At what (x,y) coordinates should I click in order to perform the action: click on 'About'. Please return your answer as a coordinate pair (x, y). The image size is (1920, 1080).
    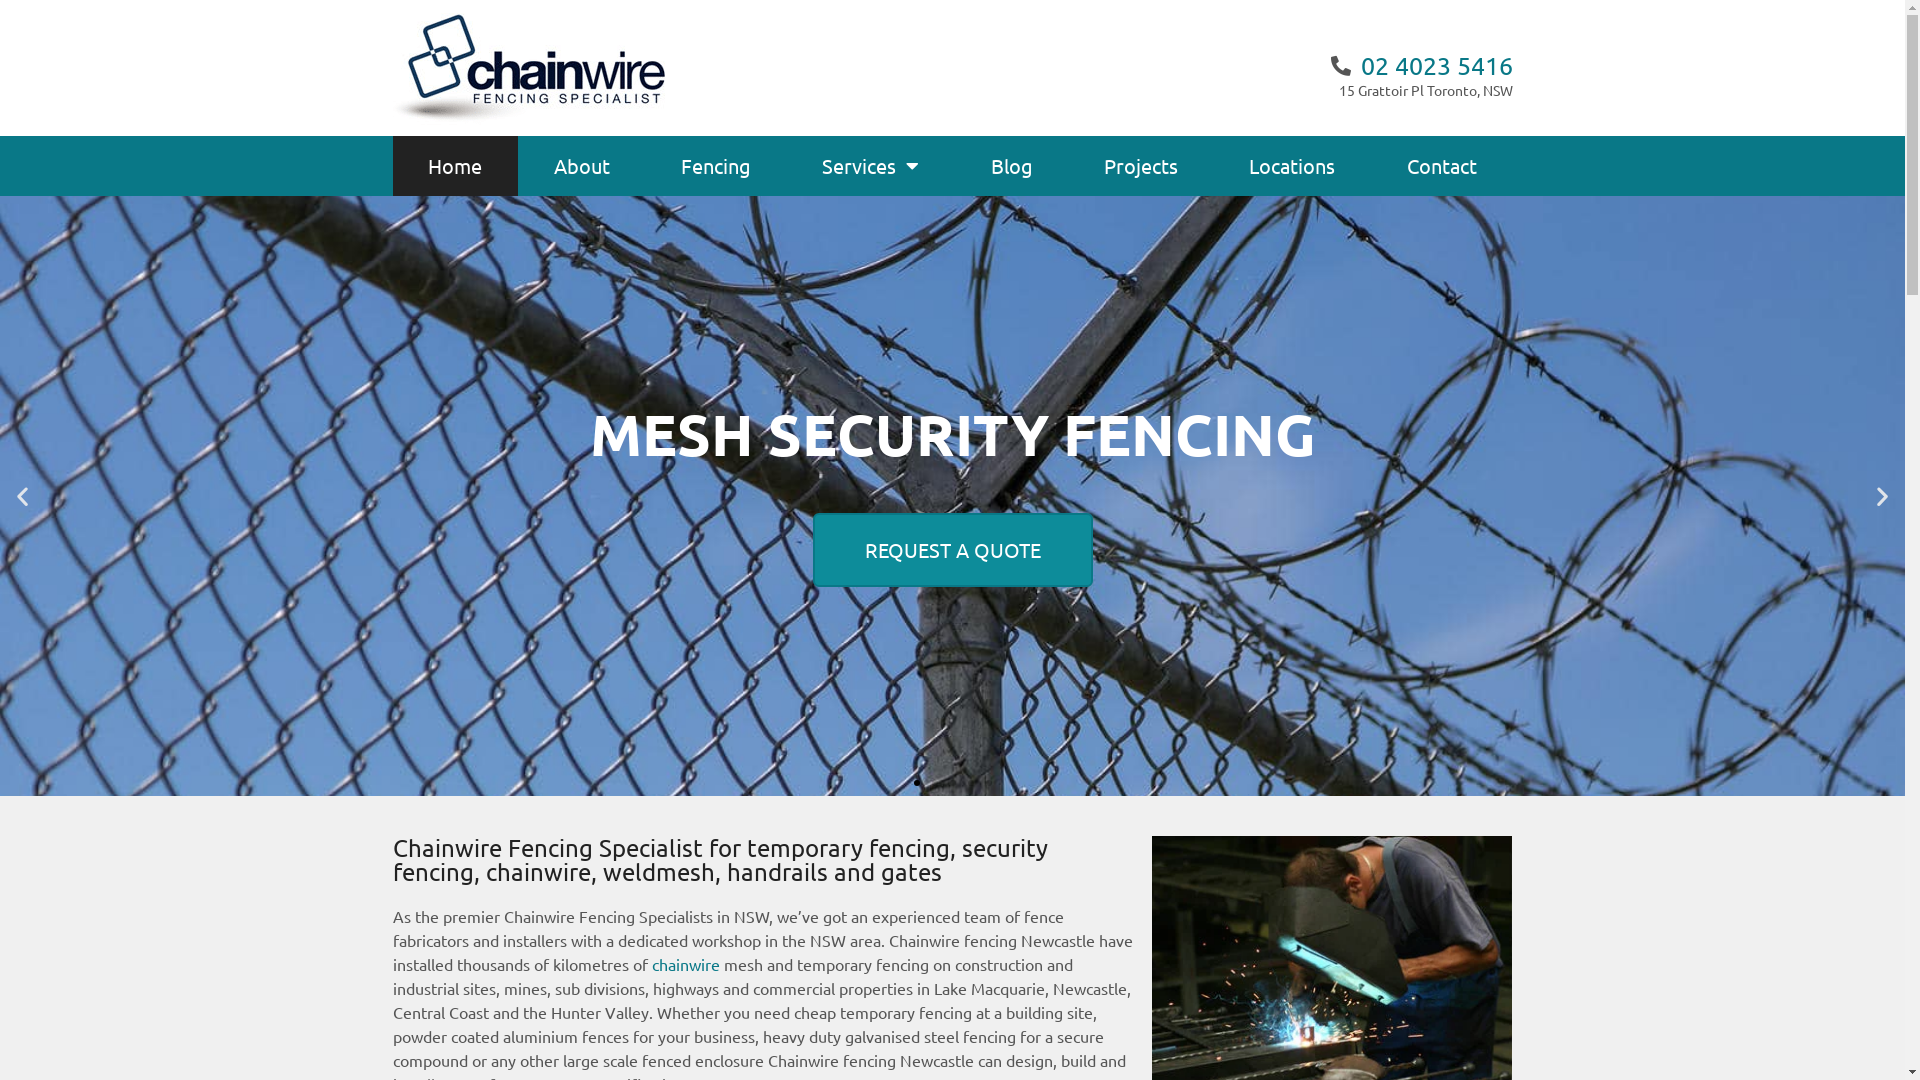
    Looking at the image, I should click on (580, 164).